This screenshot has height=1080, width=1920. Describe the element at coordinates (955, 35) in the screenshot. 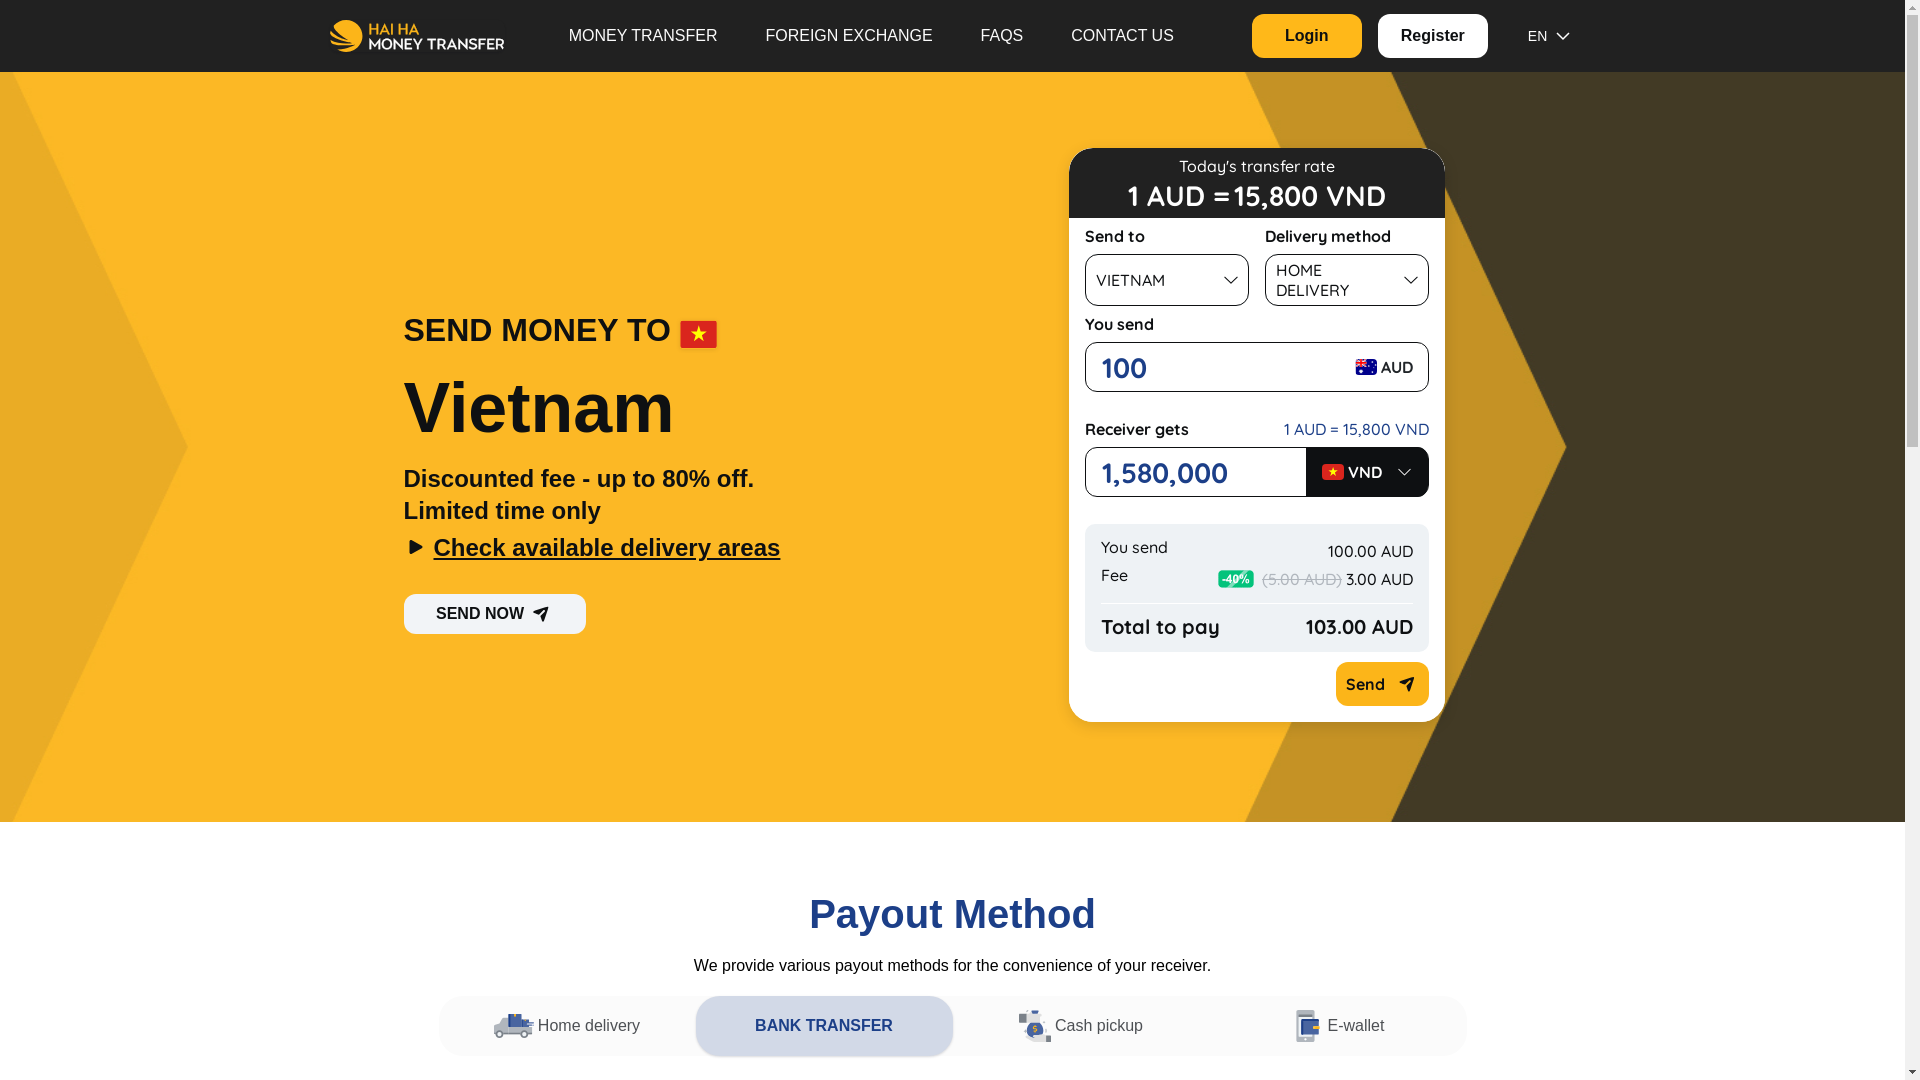

I see `'FAQS'` at that location.